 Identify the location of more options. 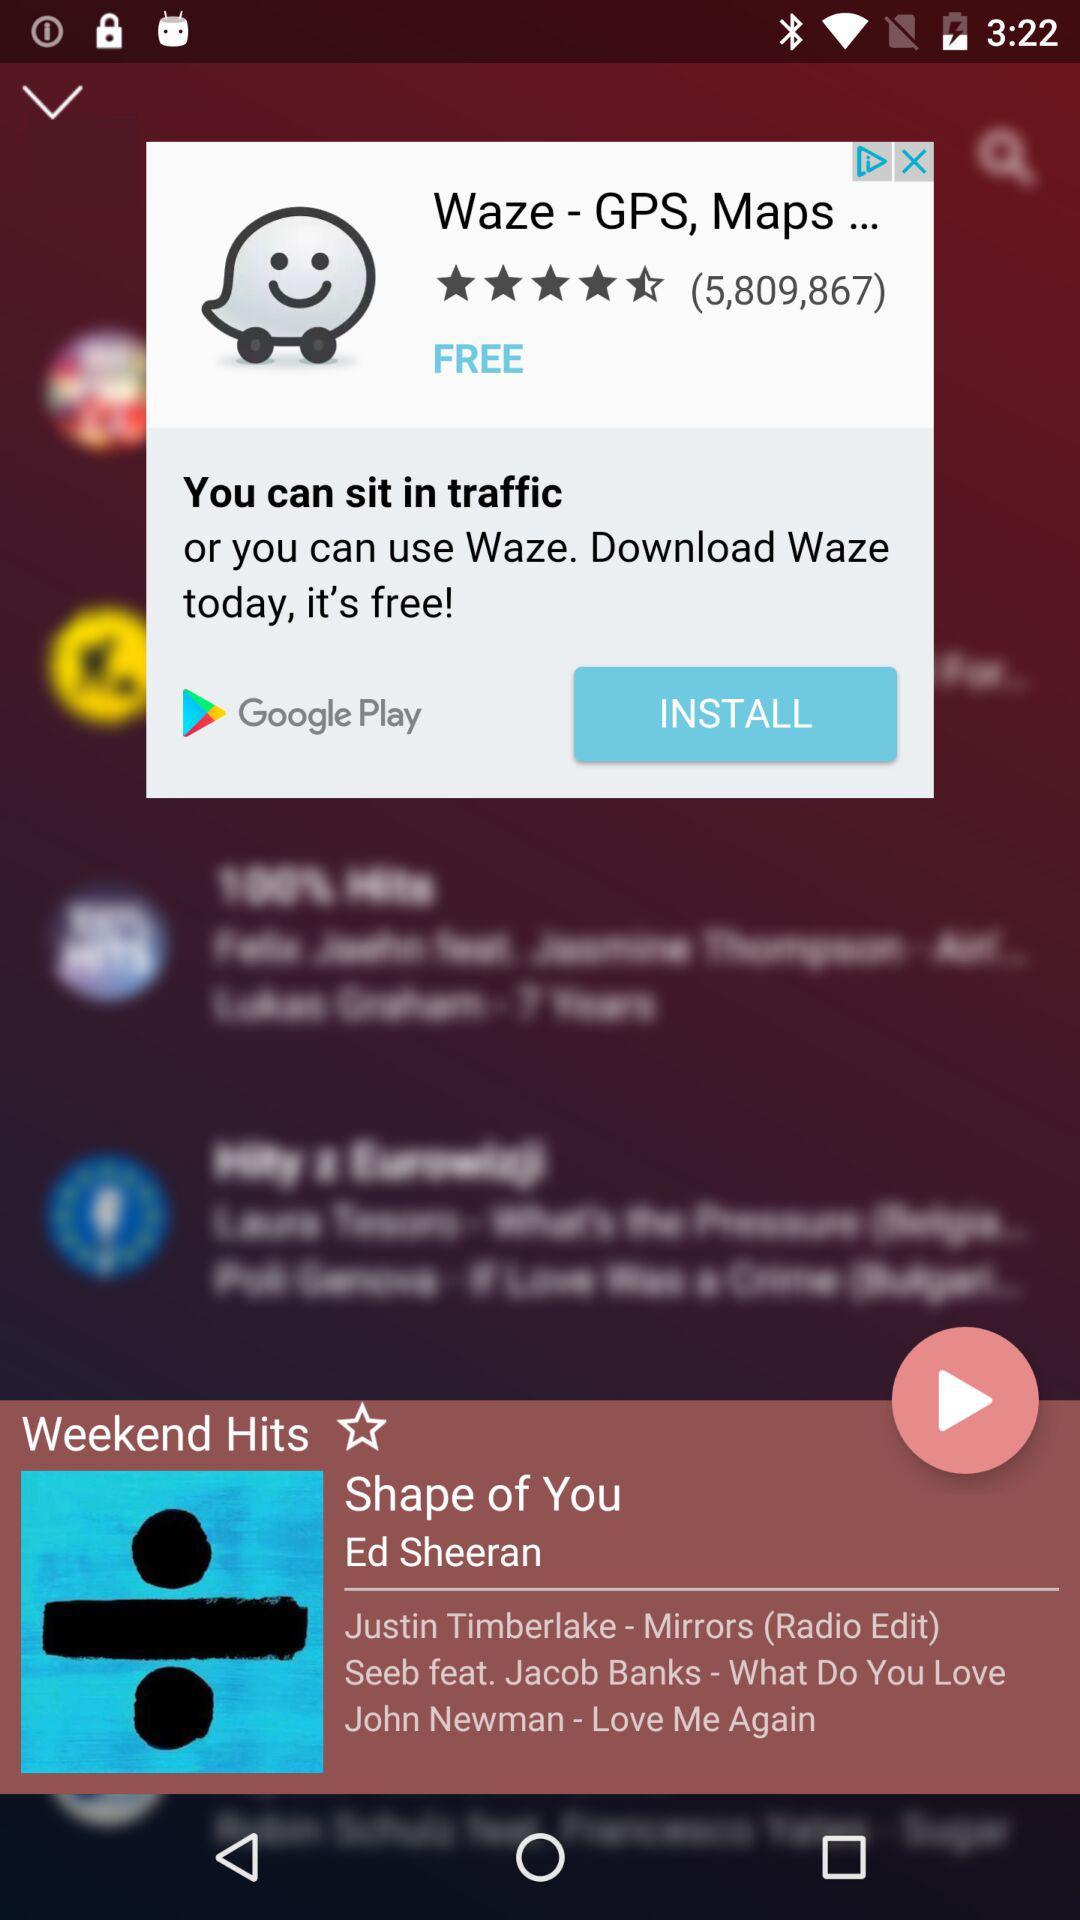
(51, 101).